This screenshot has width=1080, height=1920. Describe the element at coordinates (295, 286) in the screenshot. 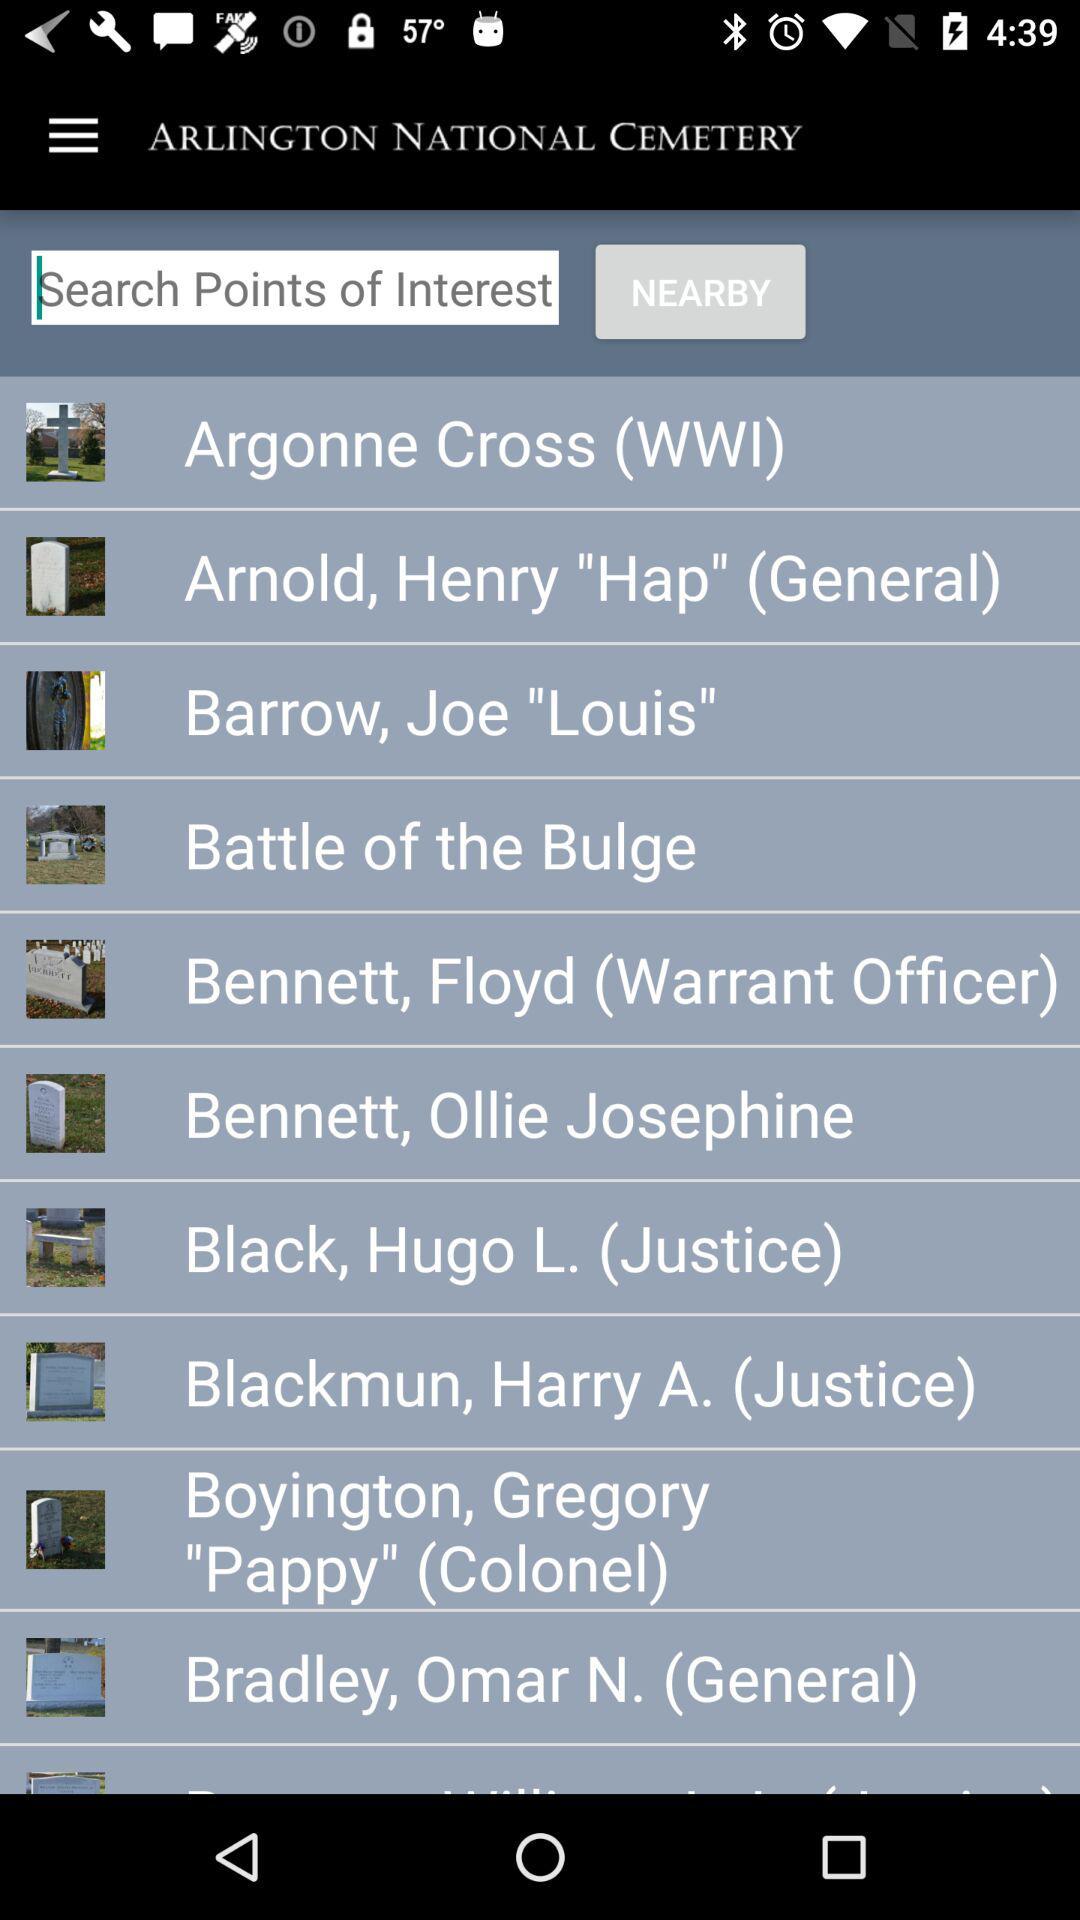

I see `search points of interest` at that location.